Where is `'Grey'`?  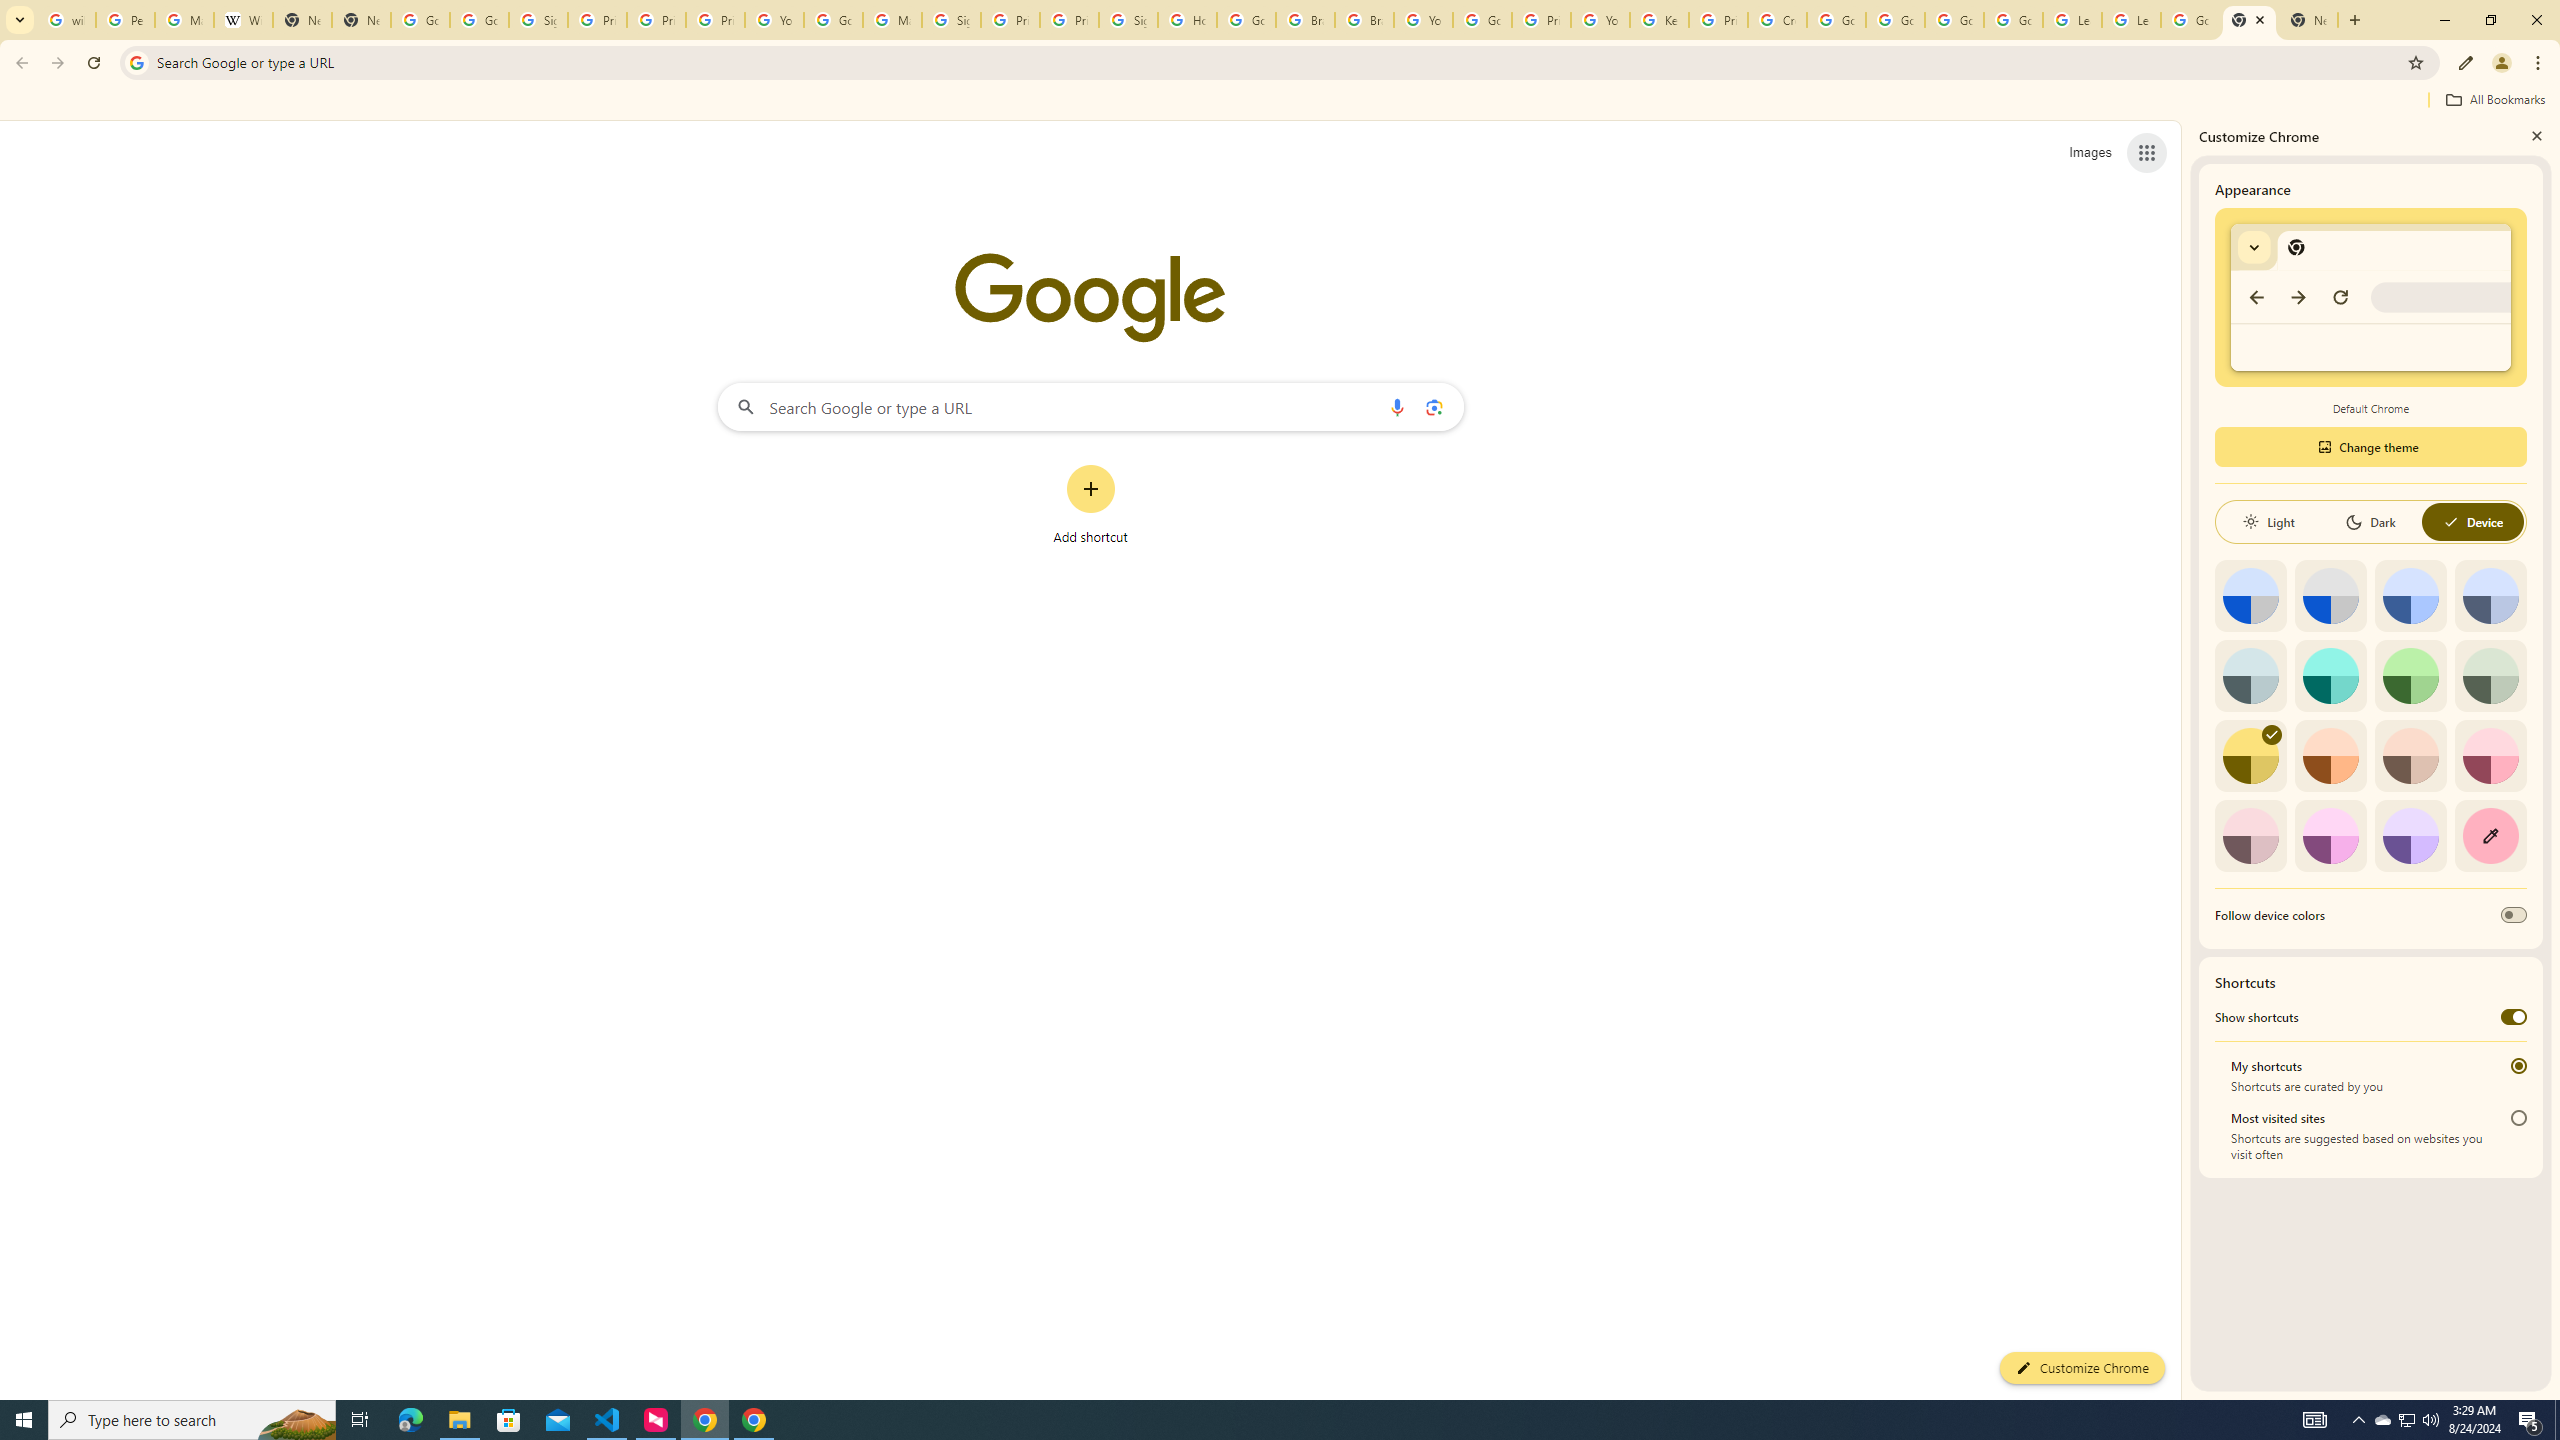
'Grey' is located at coordinates (2250, 674).